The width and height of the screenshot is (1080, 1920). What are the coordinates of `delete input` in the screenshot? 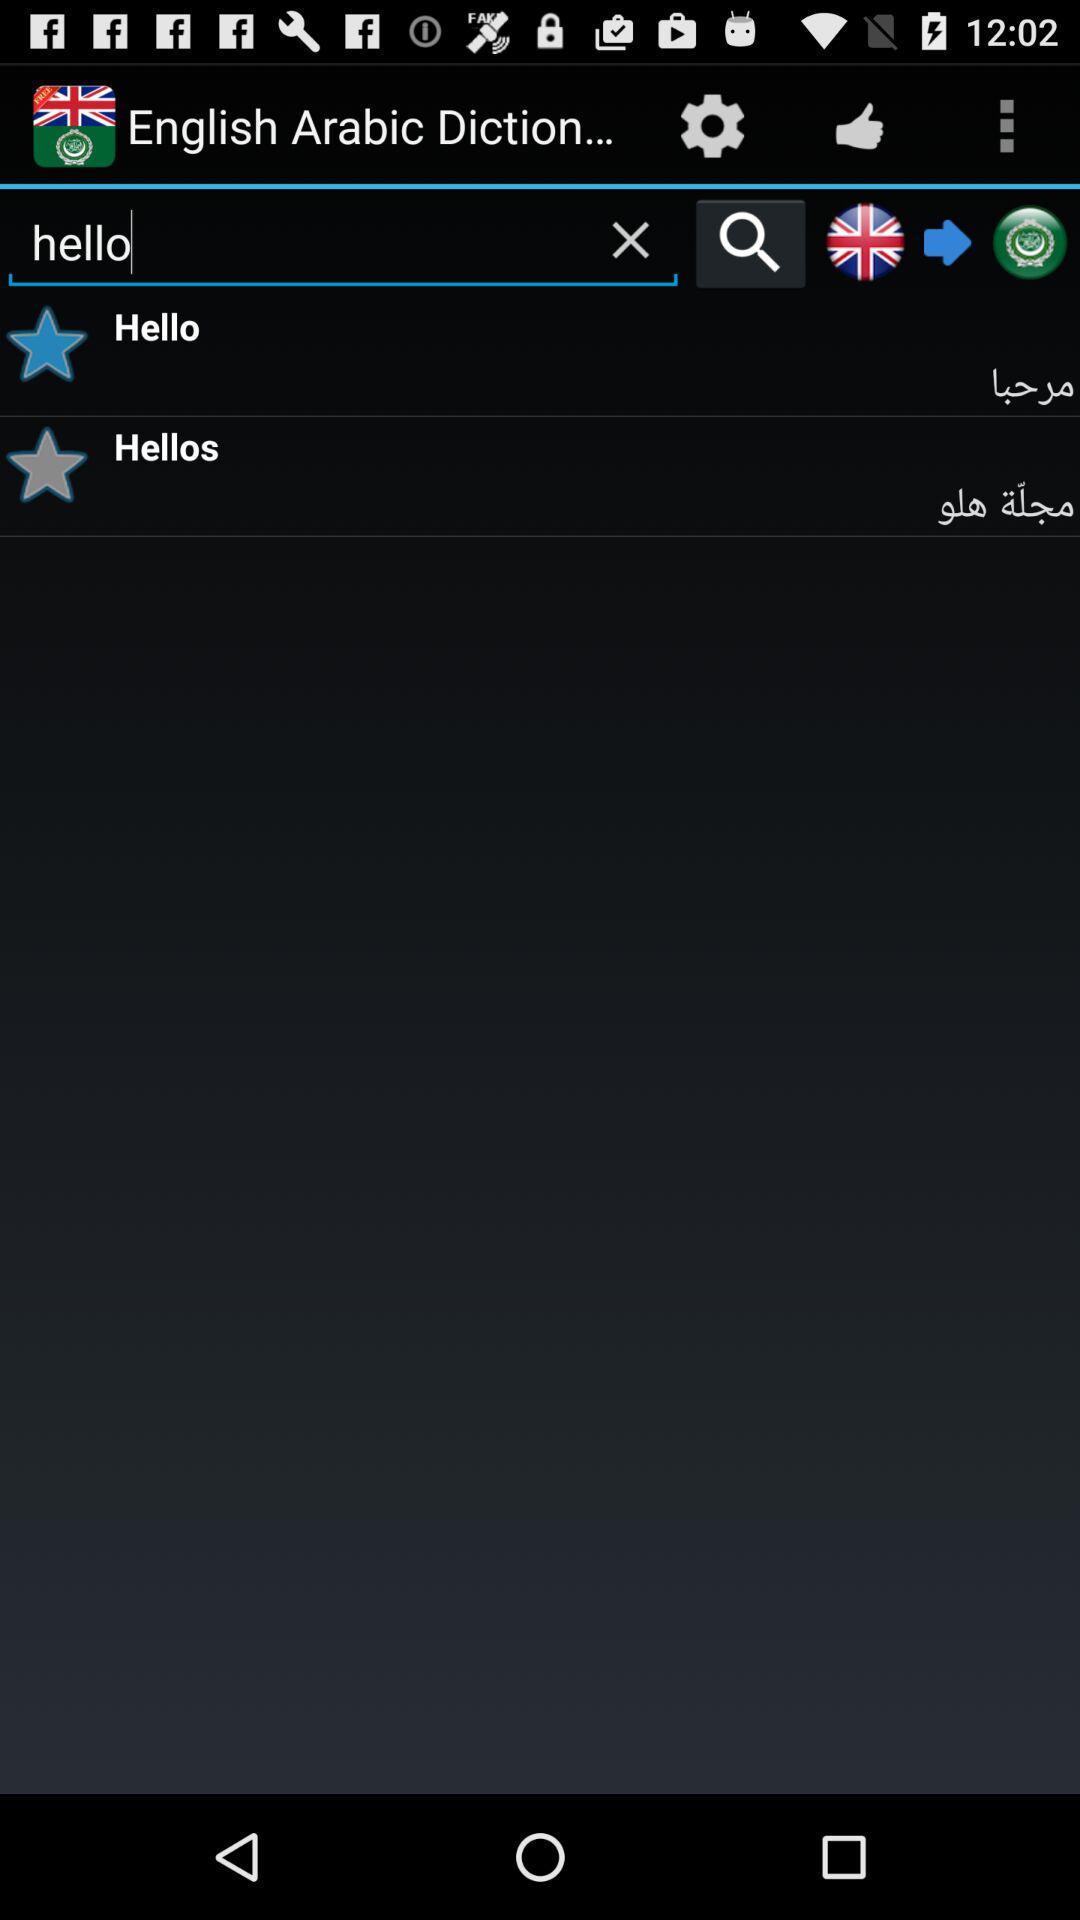 It's located at (630, 240).